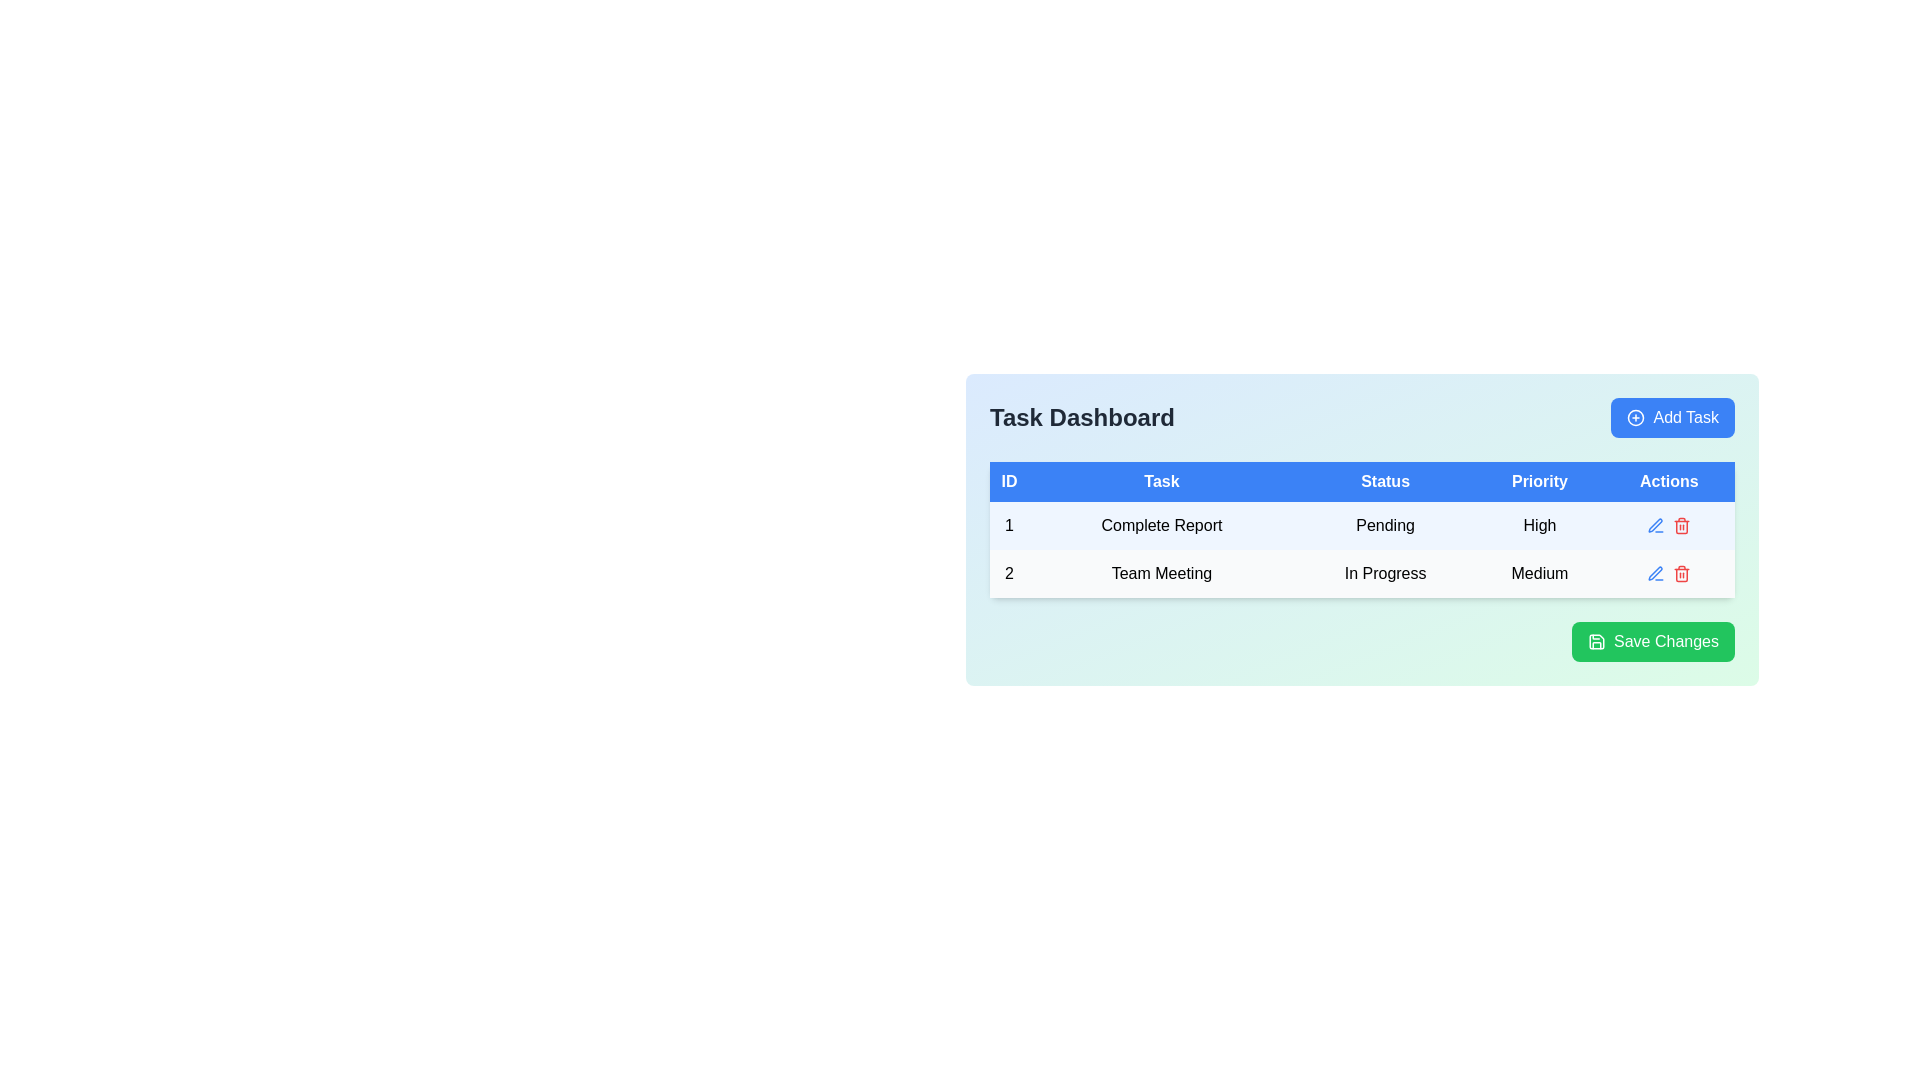  I want to click on the static text label that identifies the first entry in the tabular data under the 'ID' column, positioned at the top-left side of the table component, so click(1009, 524).